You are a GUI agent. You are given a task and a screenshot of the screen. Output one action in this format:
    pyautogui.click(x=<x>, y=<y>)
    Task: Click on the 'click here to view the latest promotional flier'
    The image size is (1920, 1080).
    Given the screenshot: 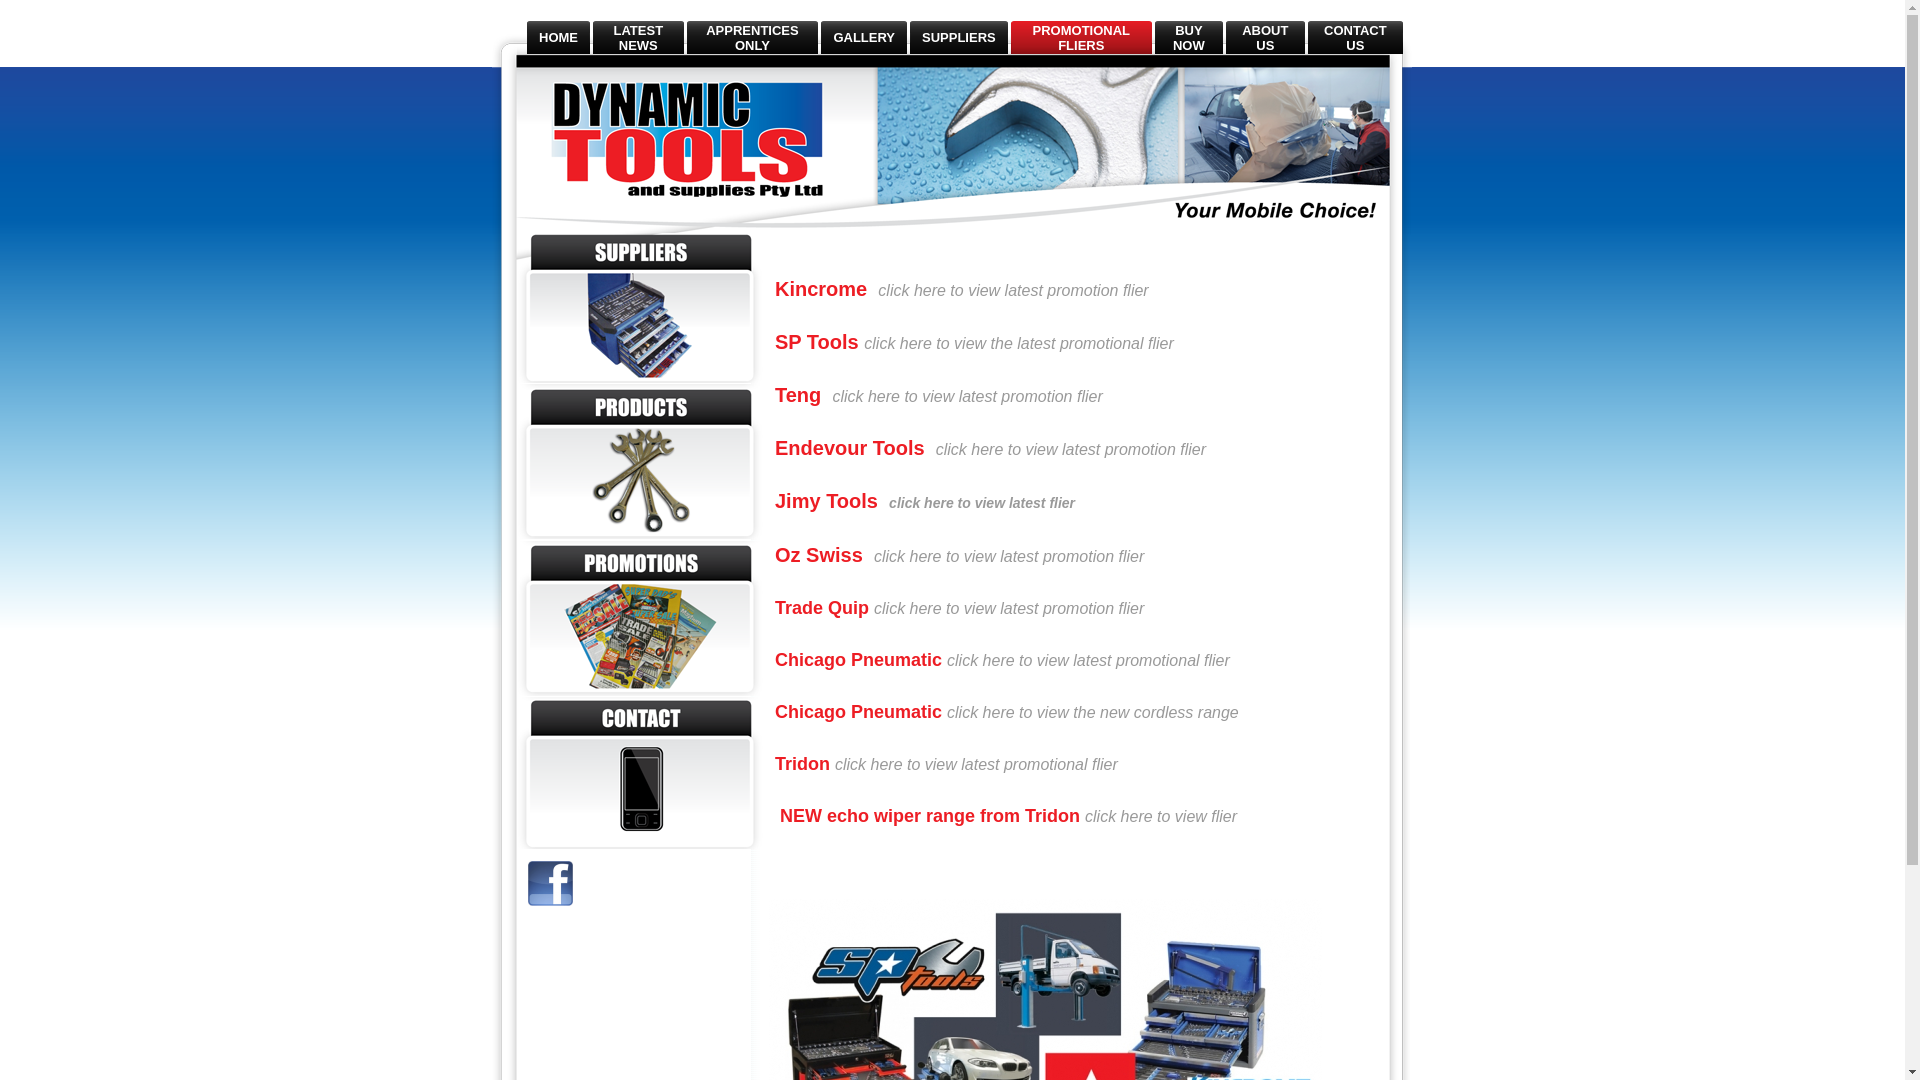 What is the action you would take?
    pyautogui.click(x=1018, y=342)
    